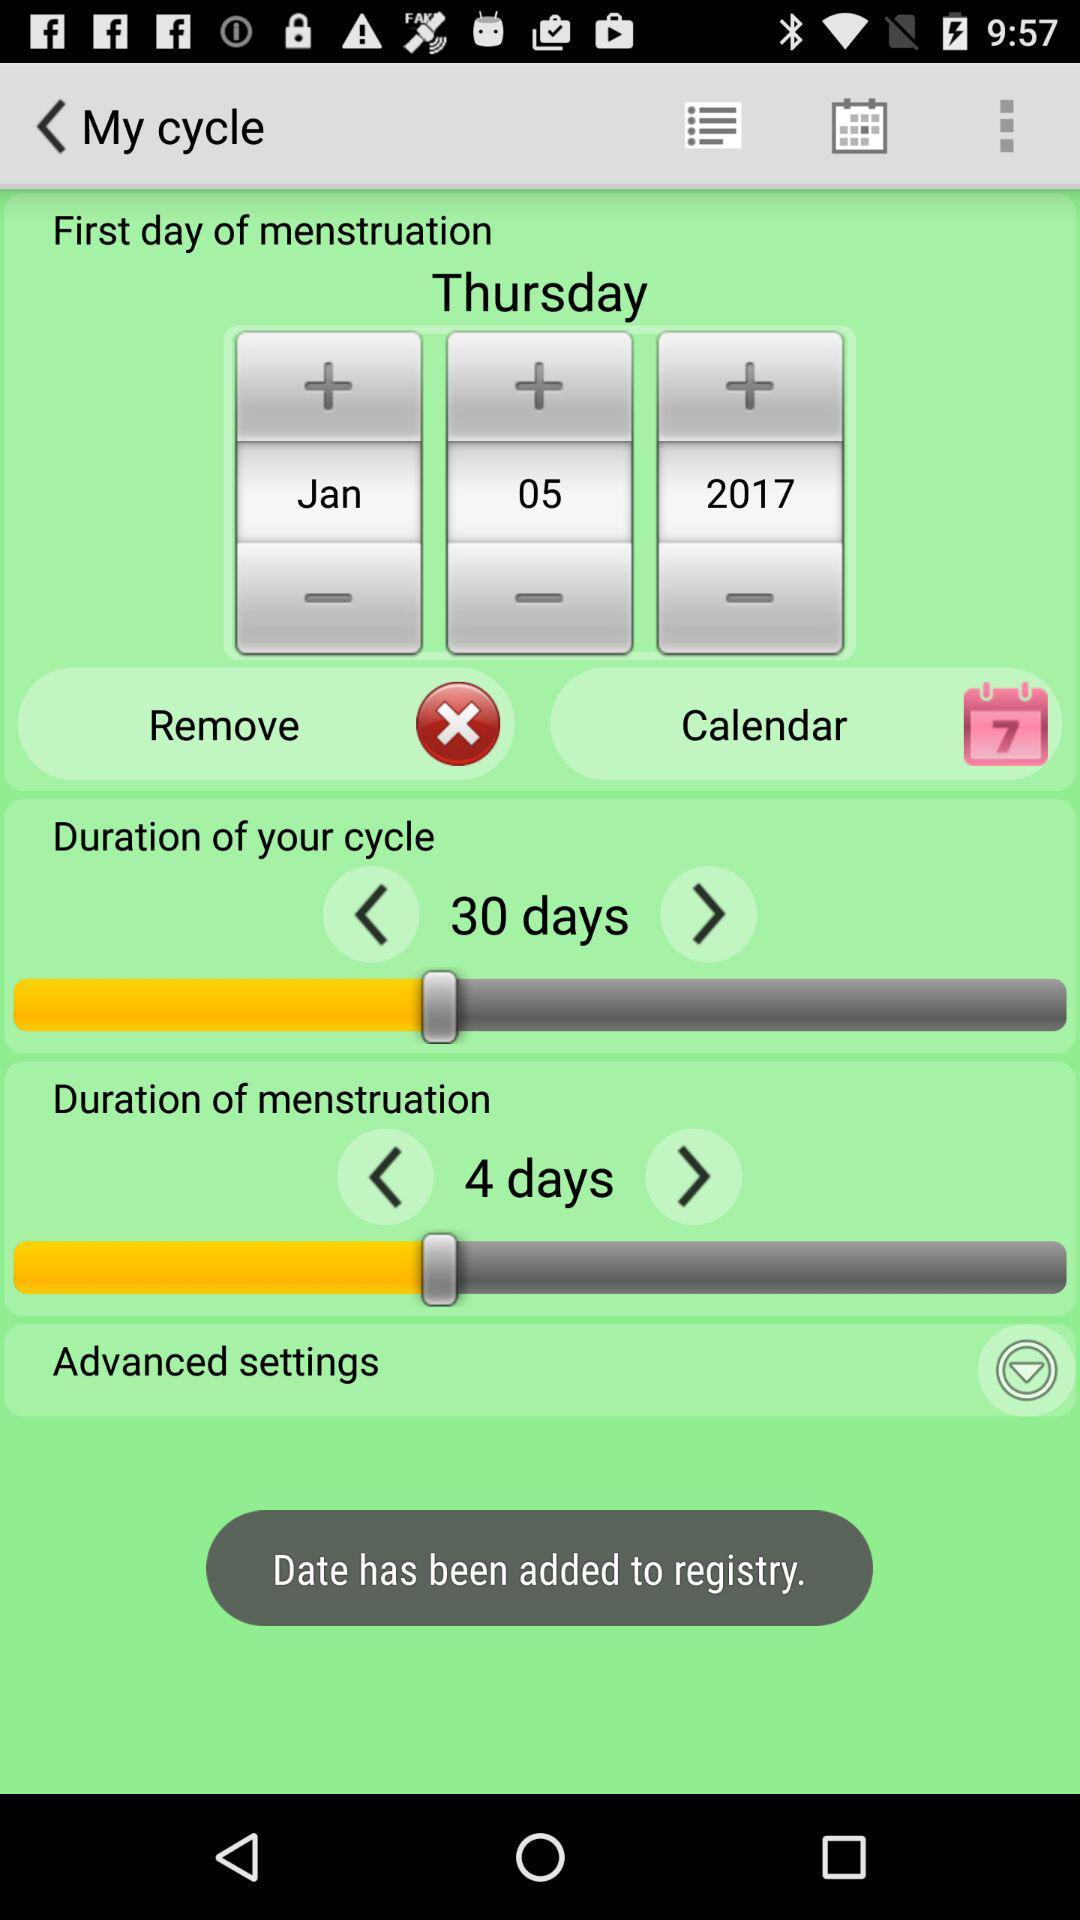  Describe the element at coordinates (692, 1176) in the screenshot. I see `the symbol` at that location.